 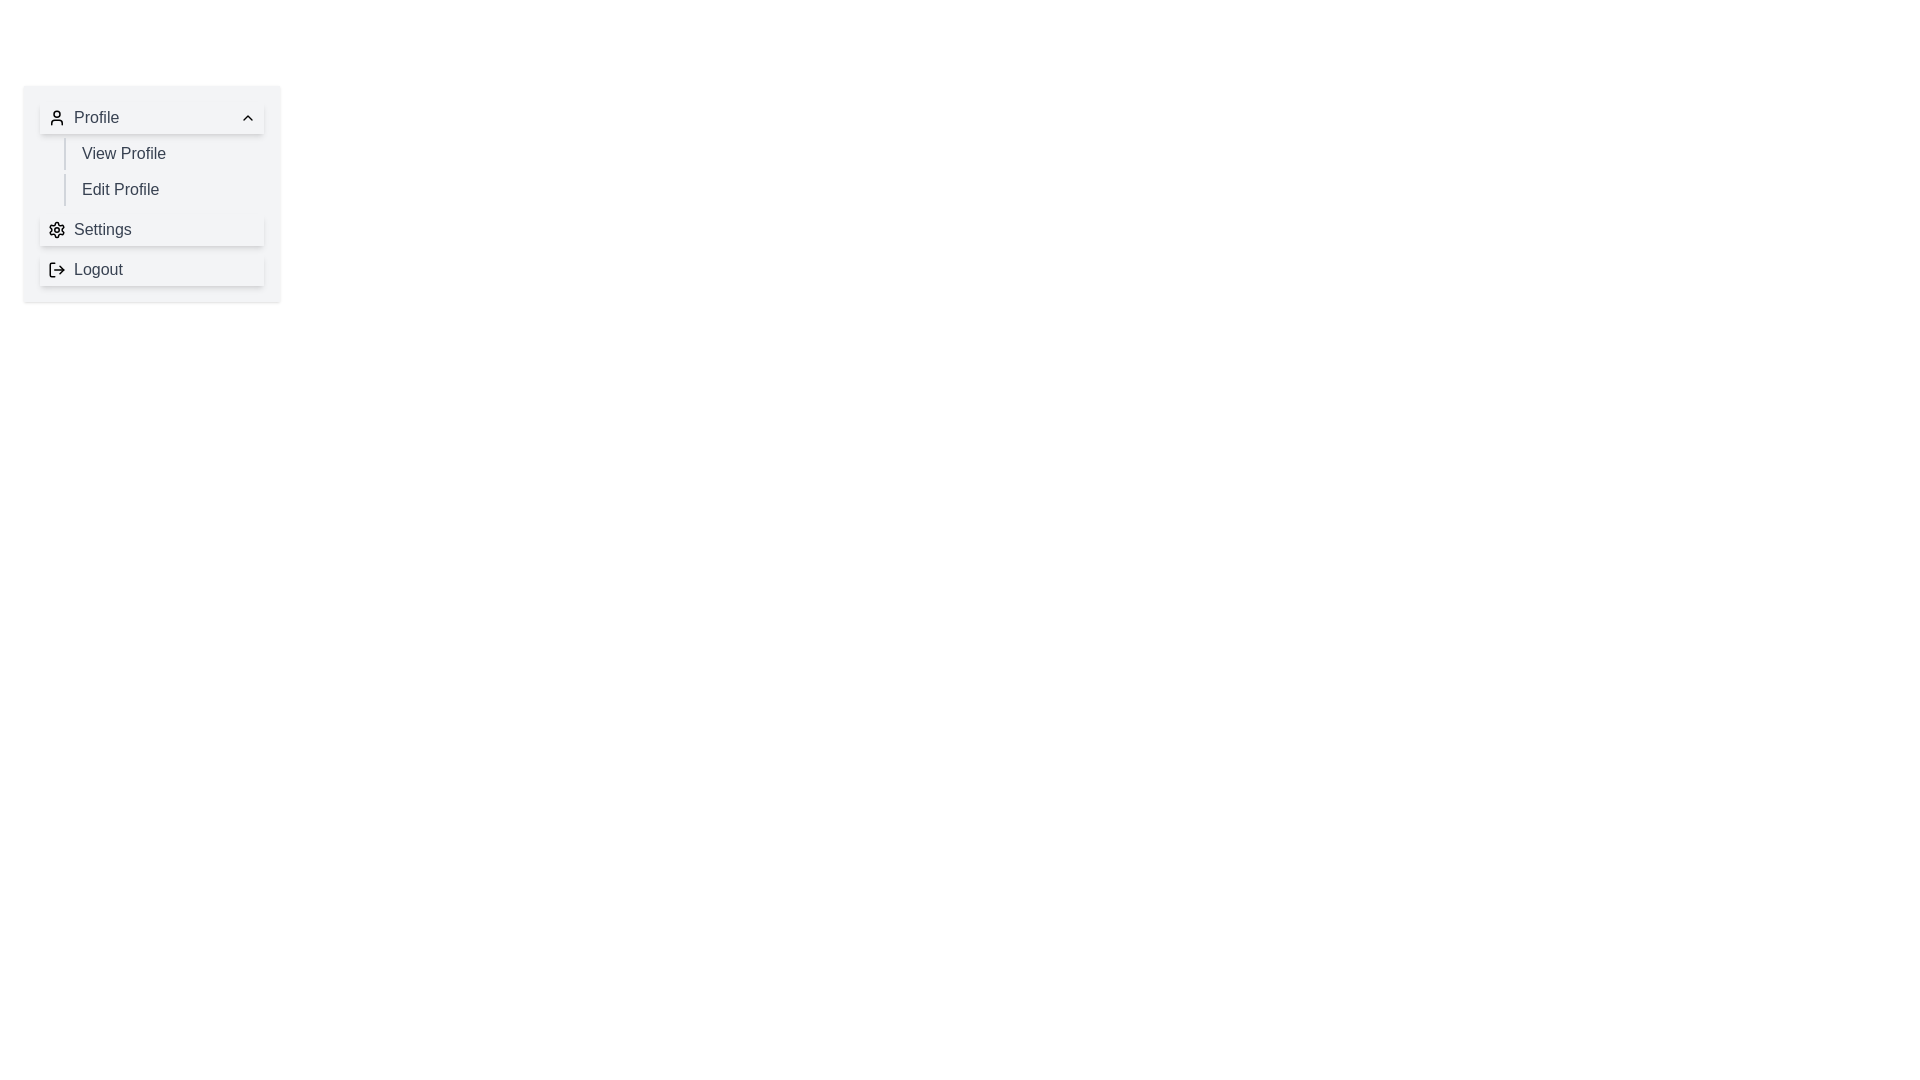 What do you see at coordinates (95, 118) in the screenshot?
I see `the Text Label located on the right side of the user icon in the header area of the settings menu layout, which serves as a title or context cue` at bounding box center [95, 118].